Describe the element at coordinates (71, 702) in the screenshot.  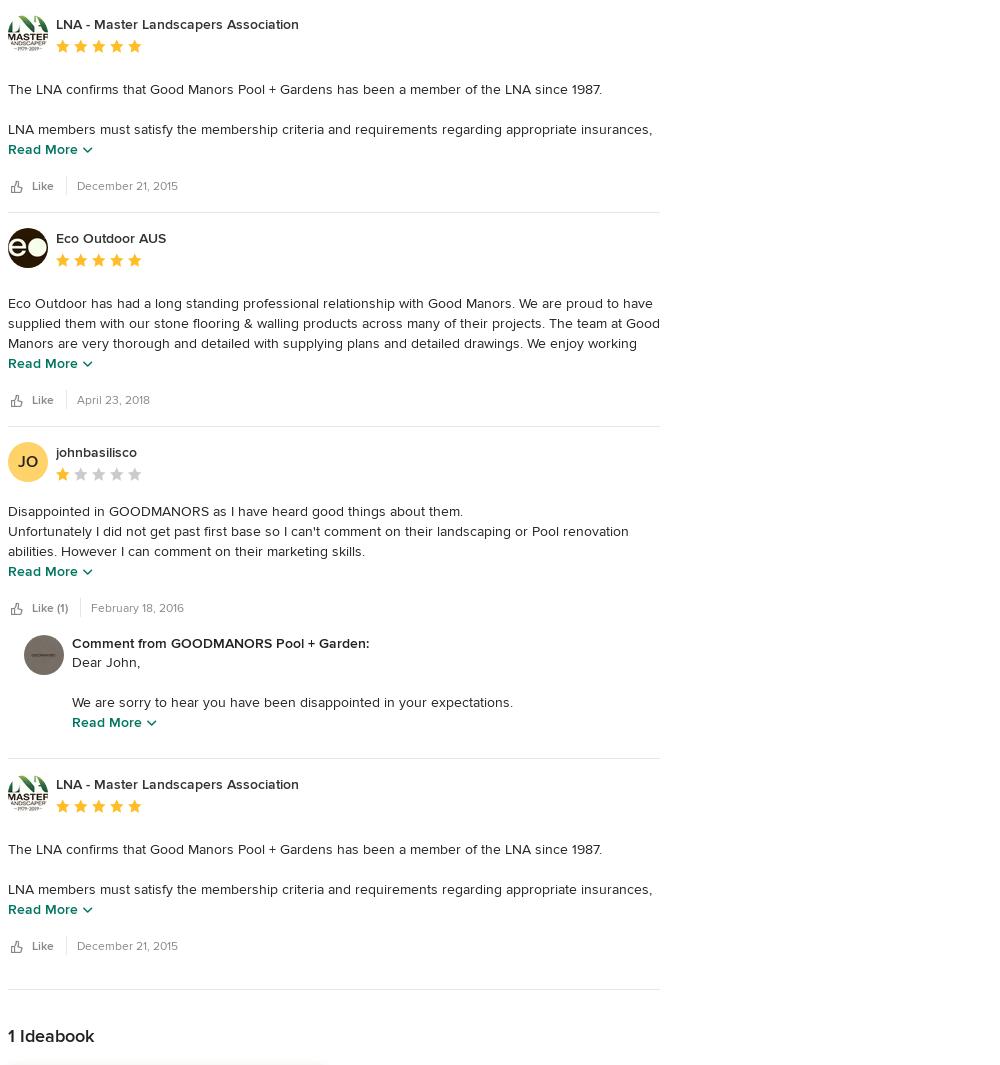
I see `'We are sorry to hear you have been disappointed in your expectations.'` at that location.